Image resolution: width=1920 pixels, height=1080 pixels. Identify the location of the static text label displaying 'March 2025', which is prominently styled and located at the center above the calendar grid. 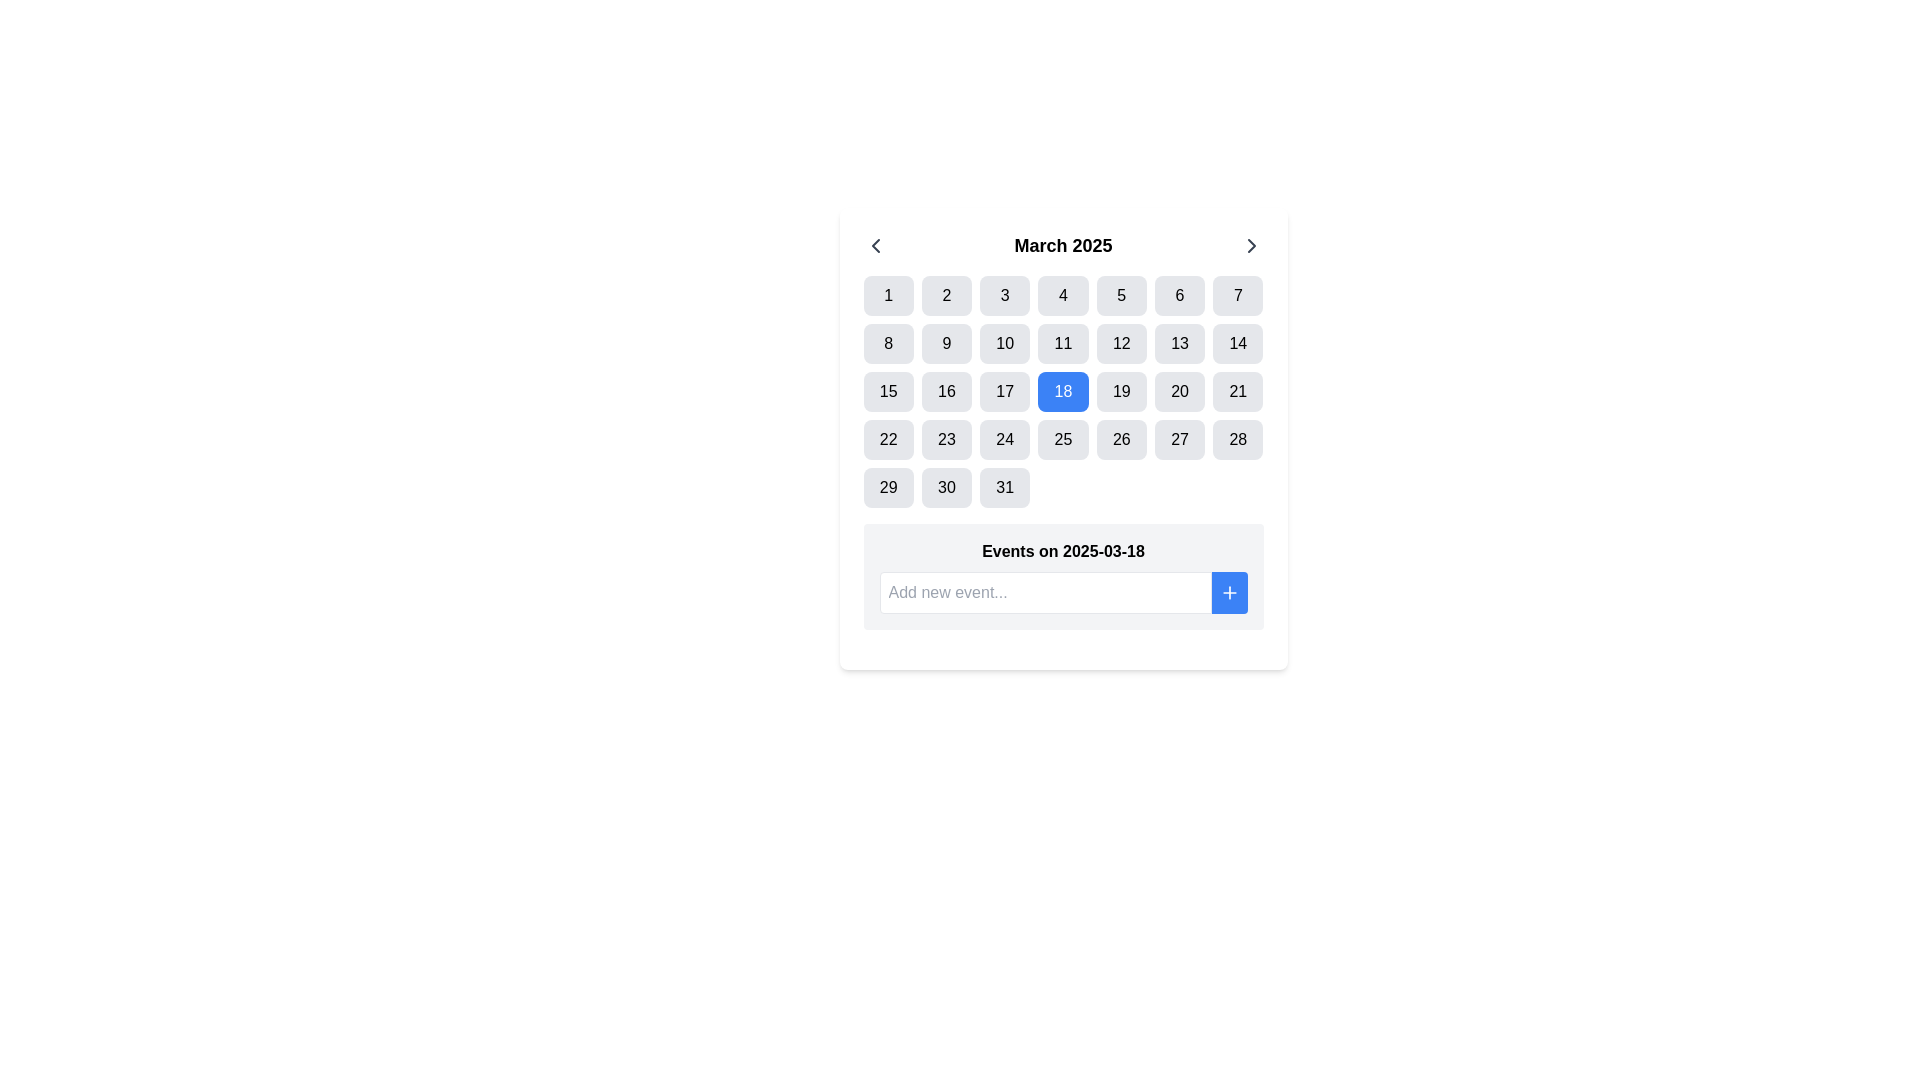
(1062, 245).